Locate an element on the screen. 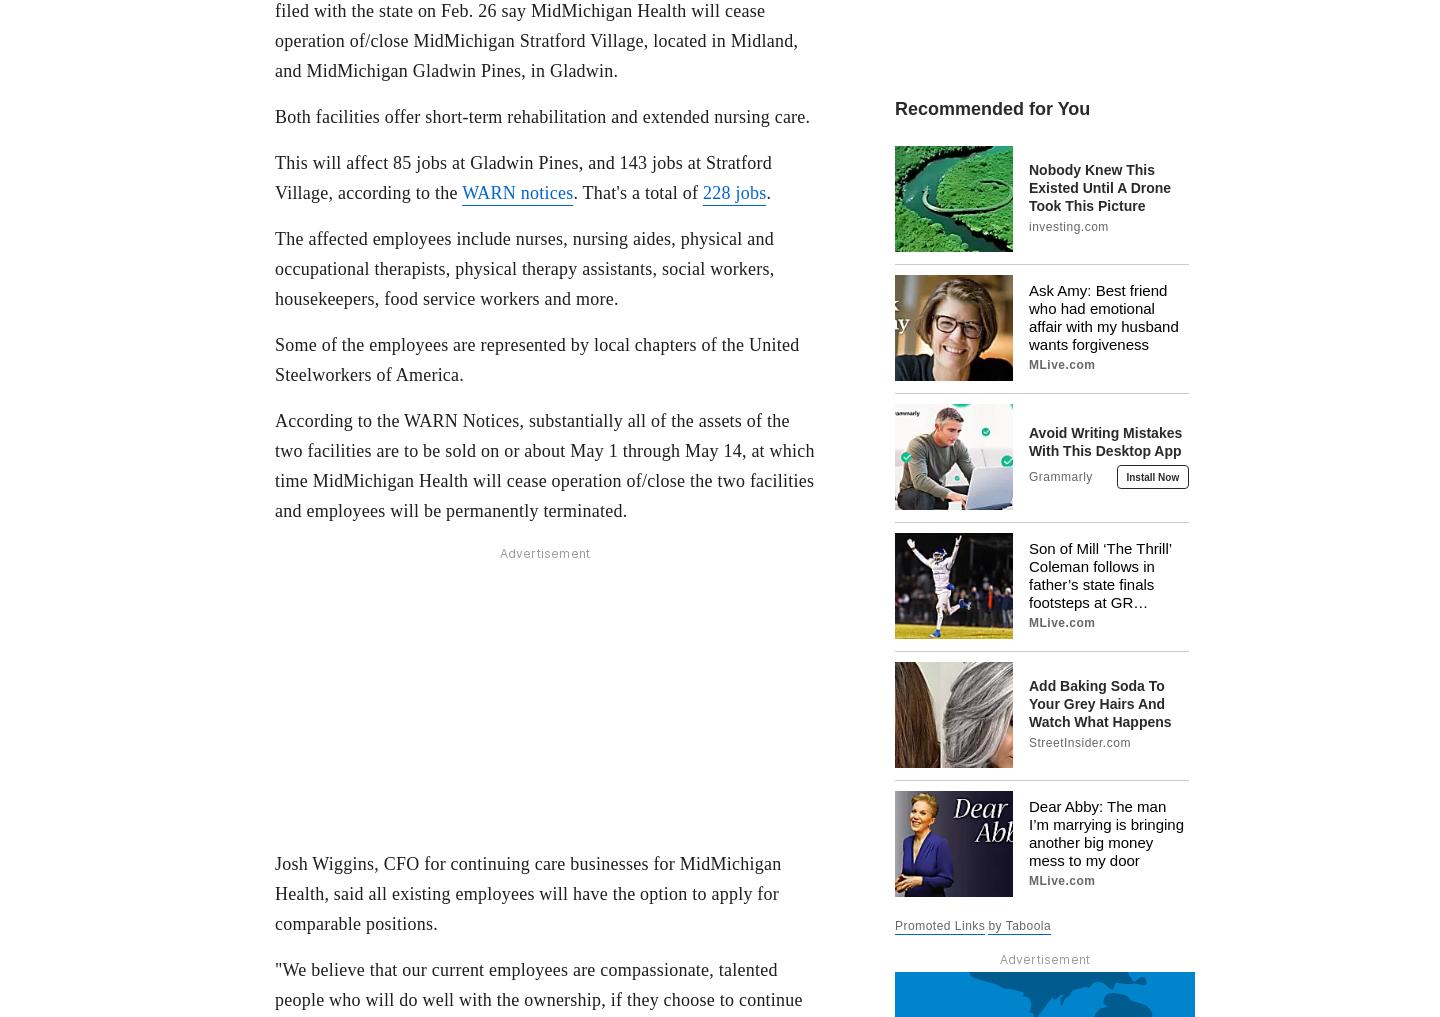 This screenshot has height=1017, width=1440. 'WARN notices' is located at coordinates (516, 192).